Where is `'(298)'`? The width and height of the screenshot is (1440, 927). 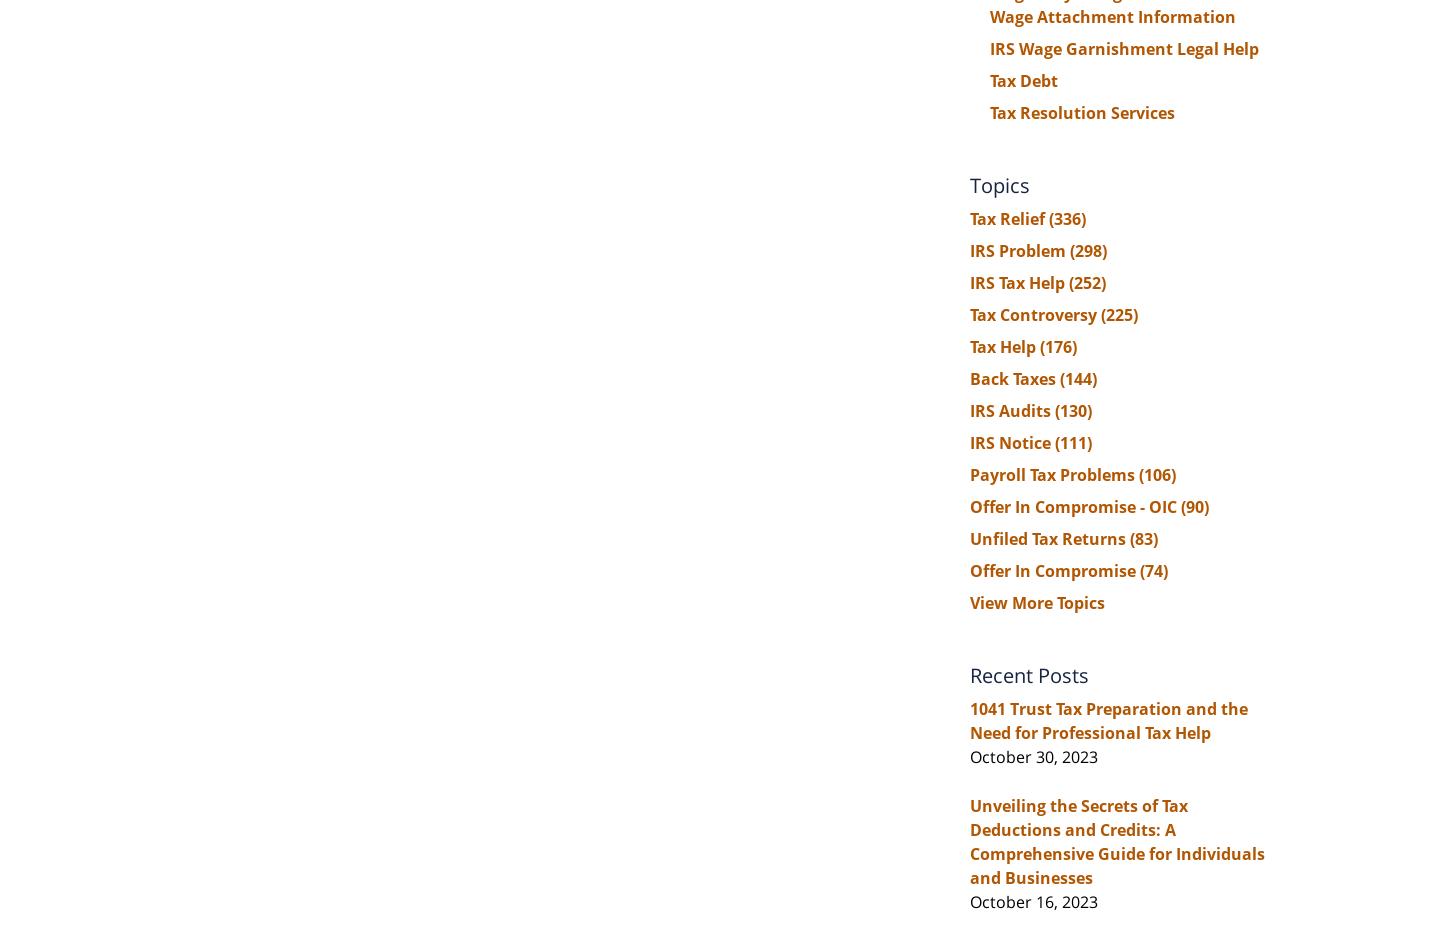
'(298)' is located at coordinates (1087, 250).